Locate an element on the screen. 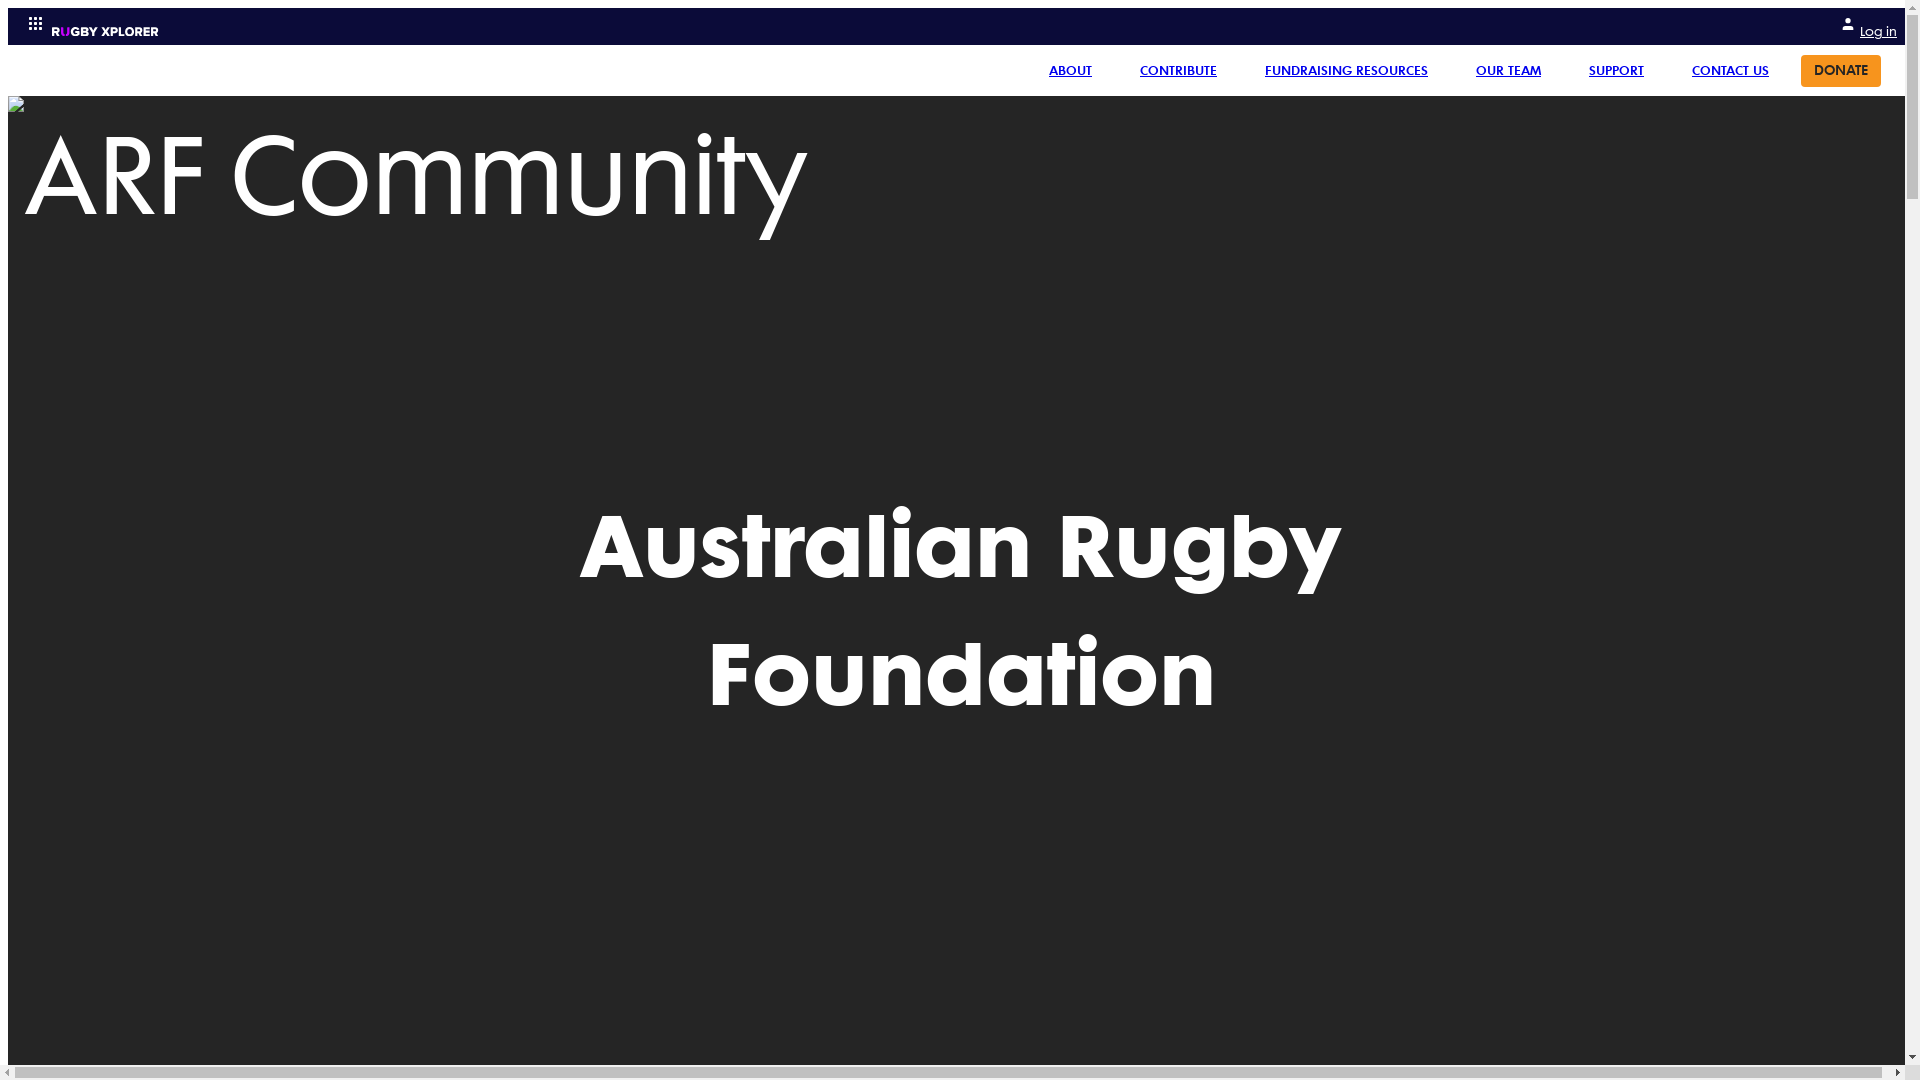 The image size is (1920, 1080). 'DONATE' is located at coordinates (1840, 69).